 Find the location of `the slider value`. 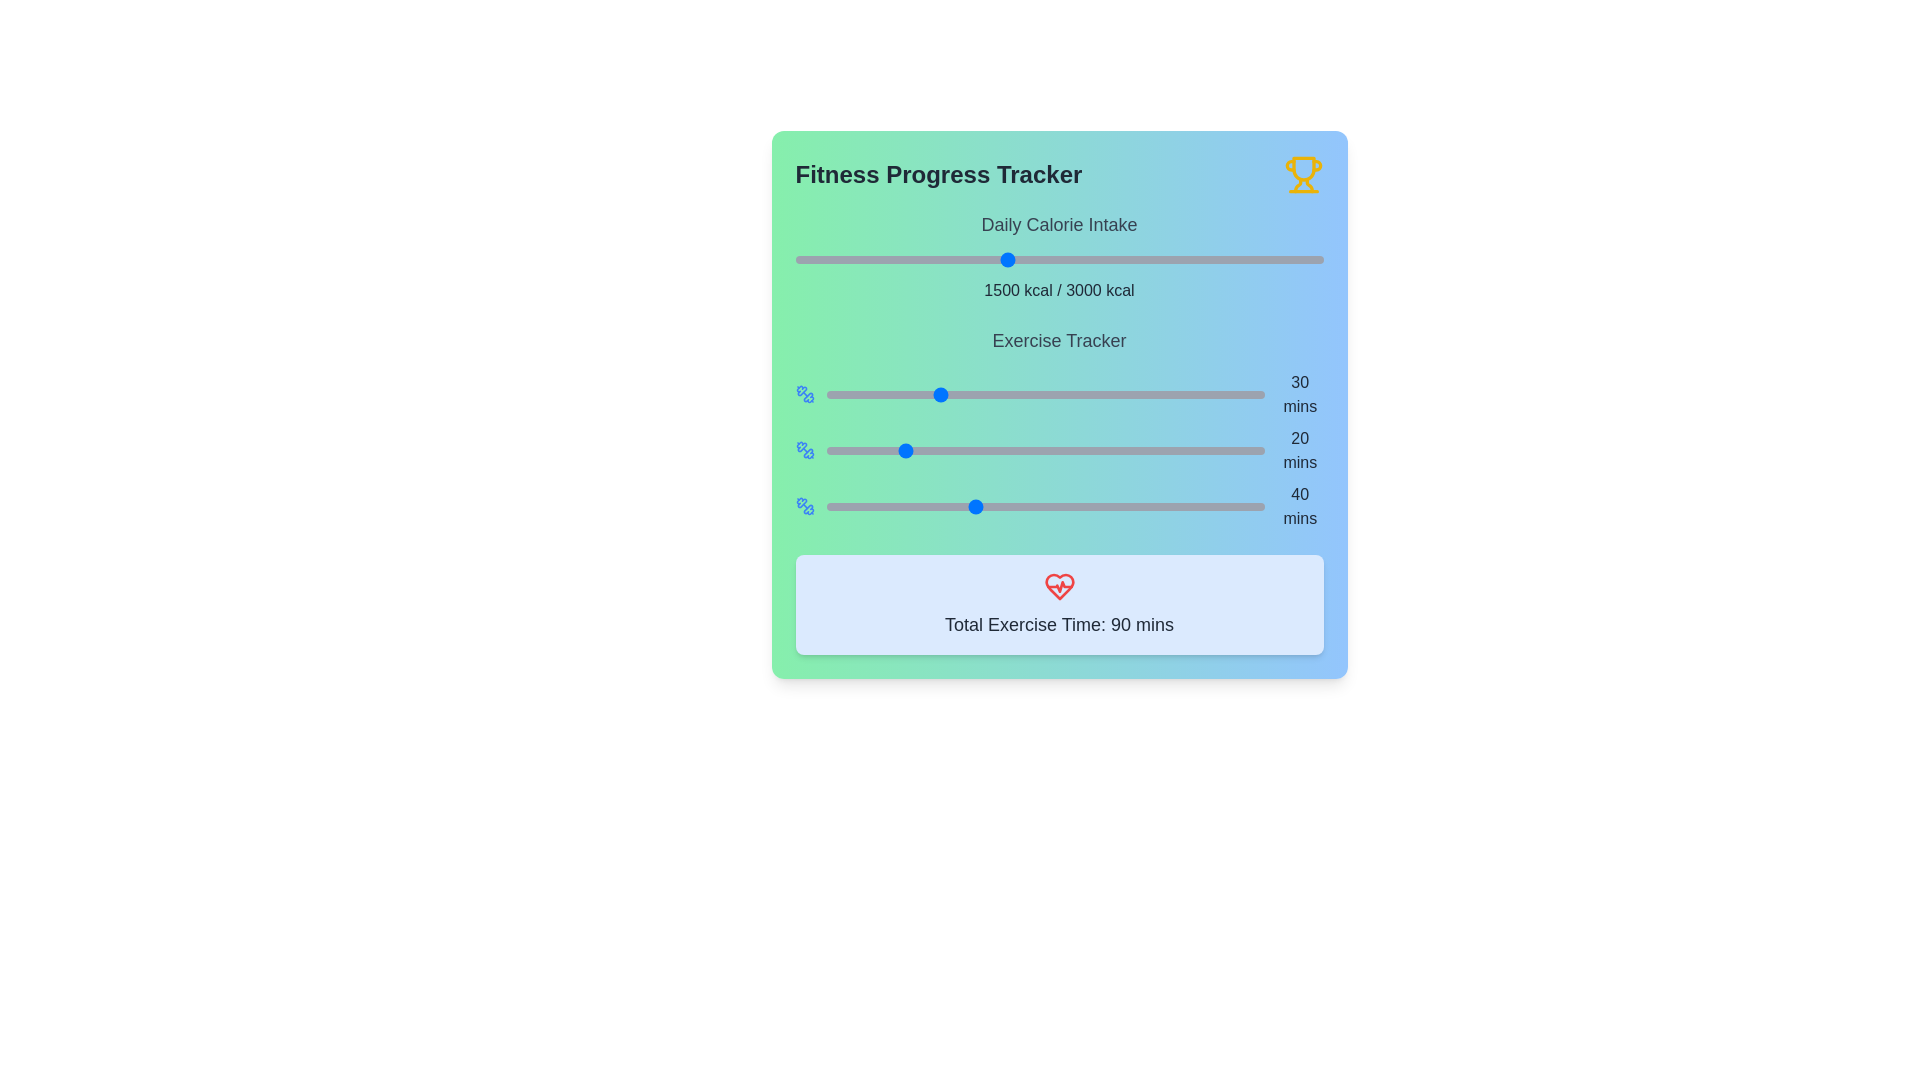

the slider value is located at coordinates (1024, 451).